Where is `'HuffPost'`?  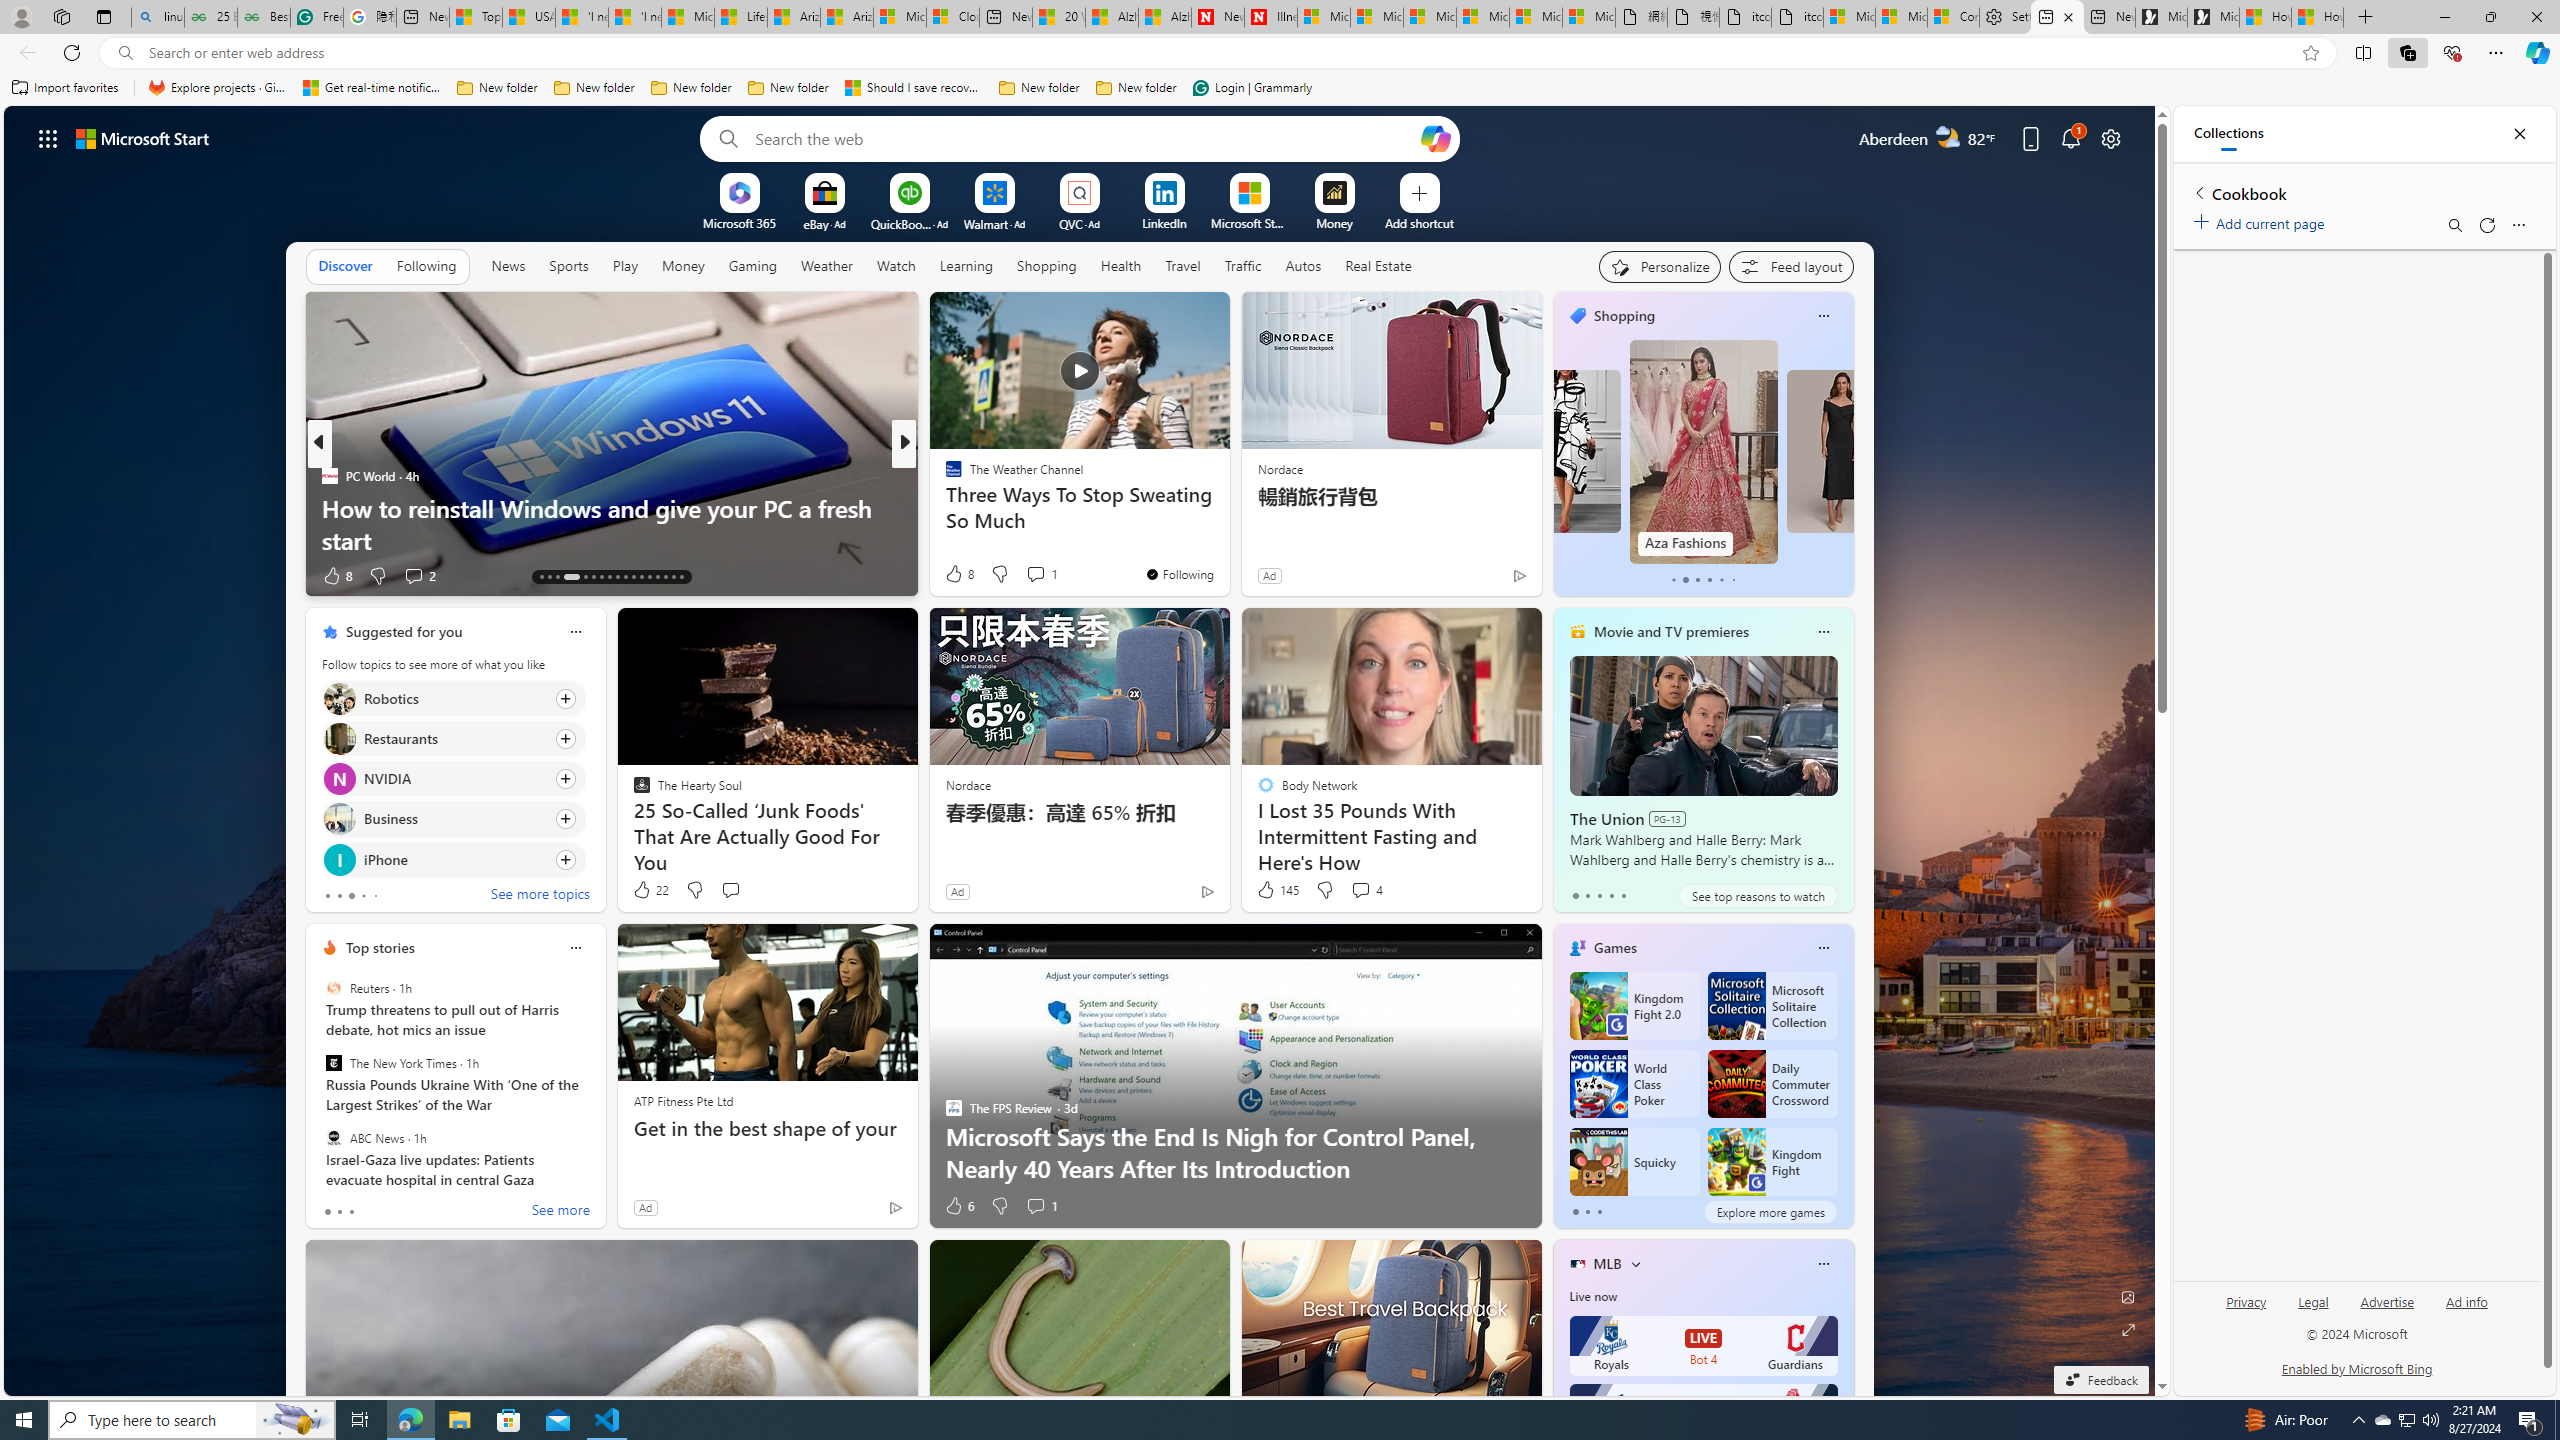 'HuffPost' is located at coordinates (945, 474).